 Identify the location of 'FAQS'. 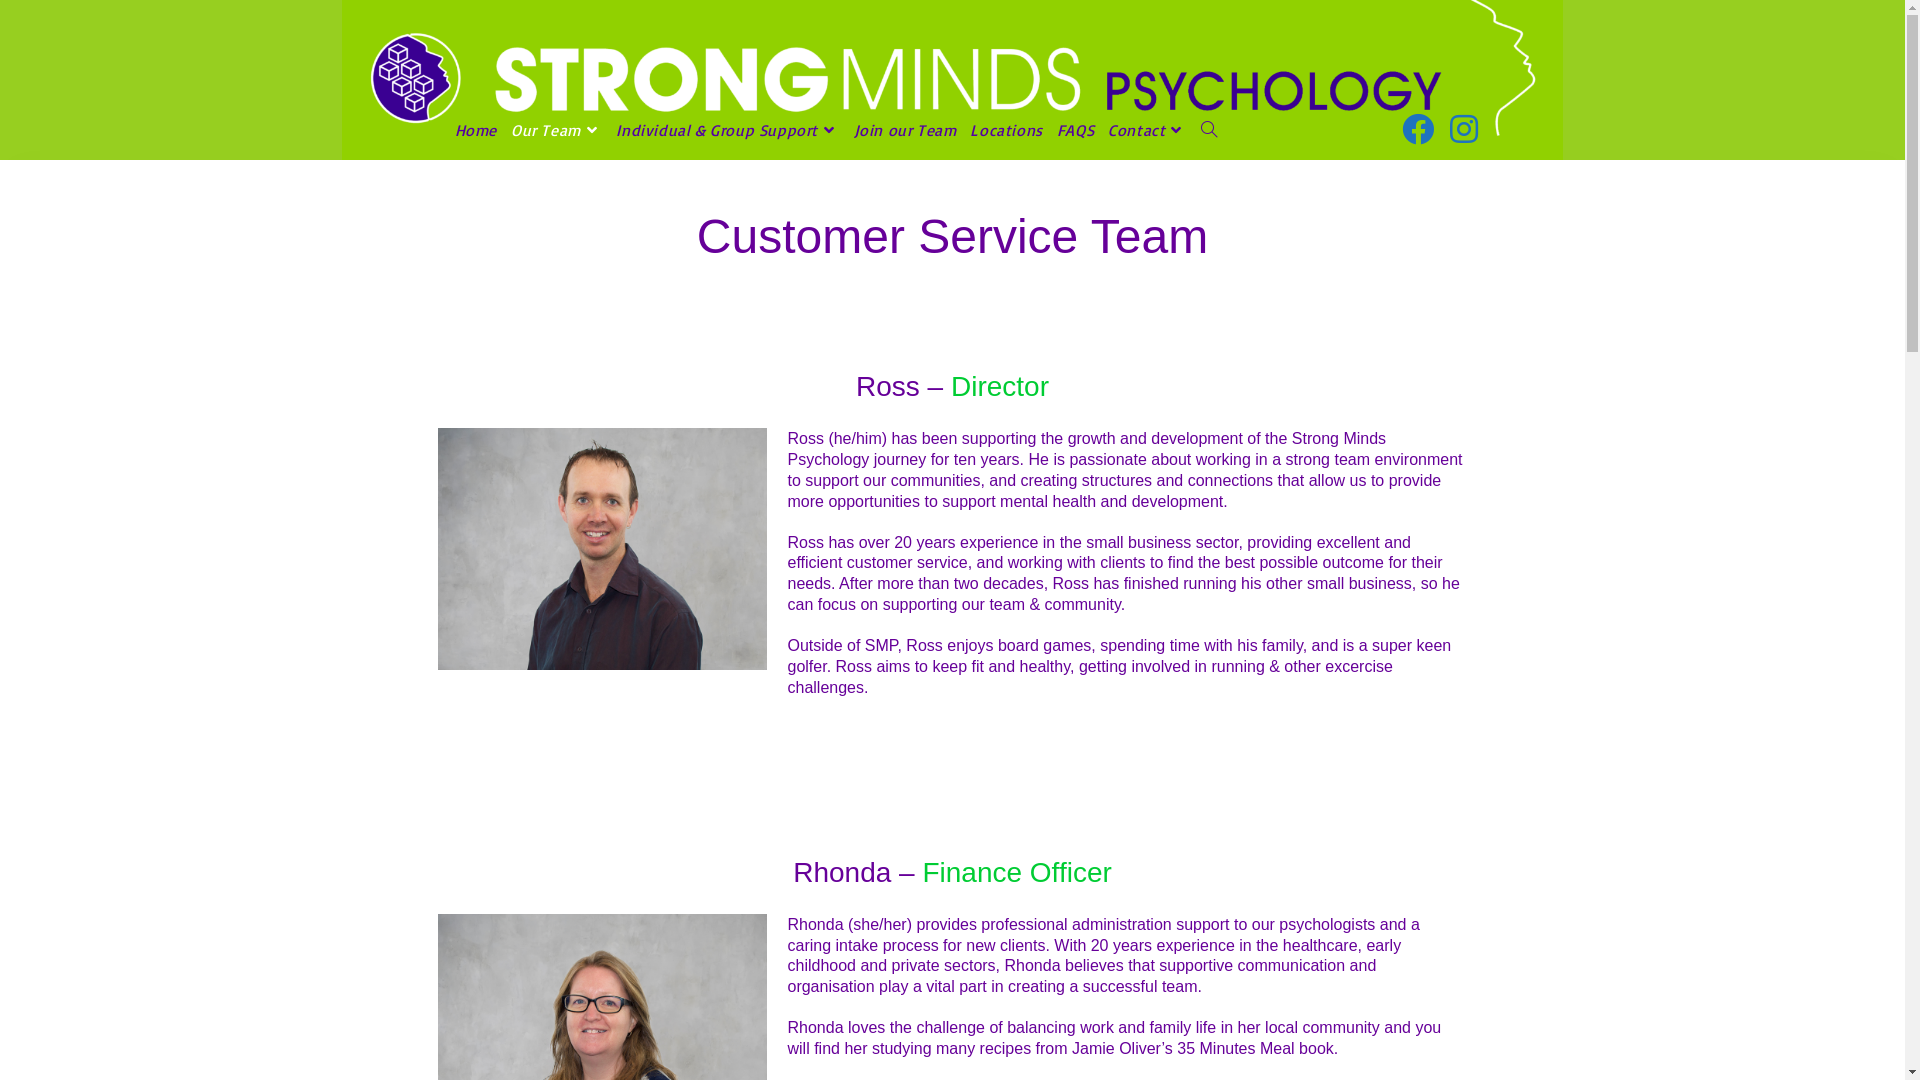
(1049, 130).